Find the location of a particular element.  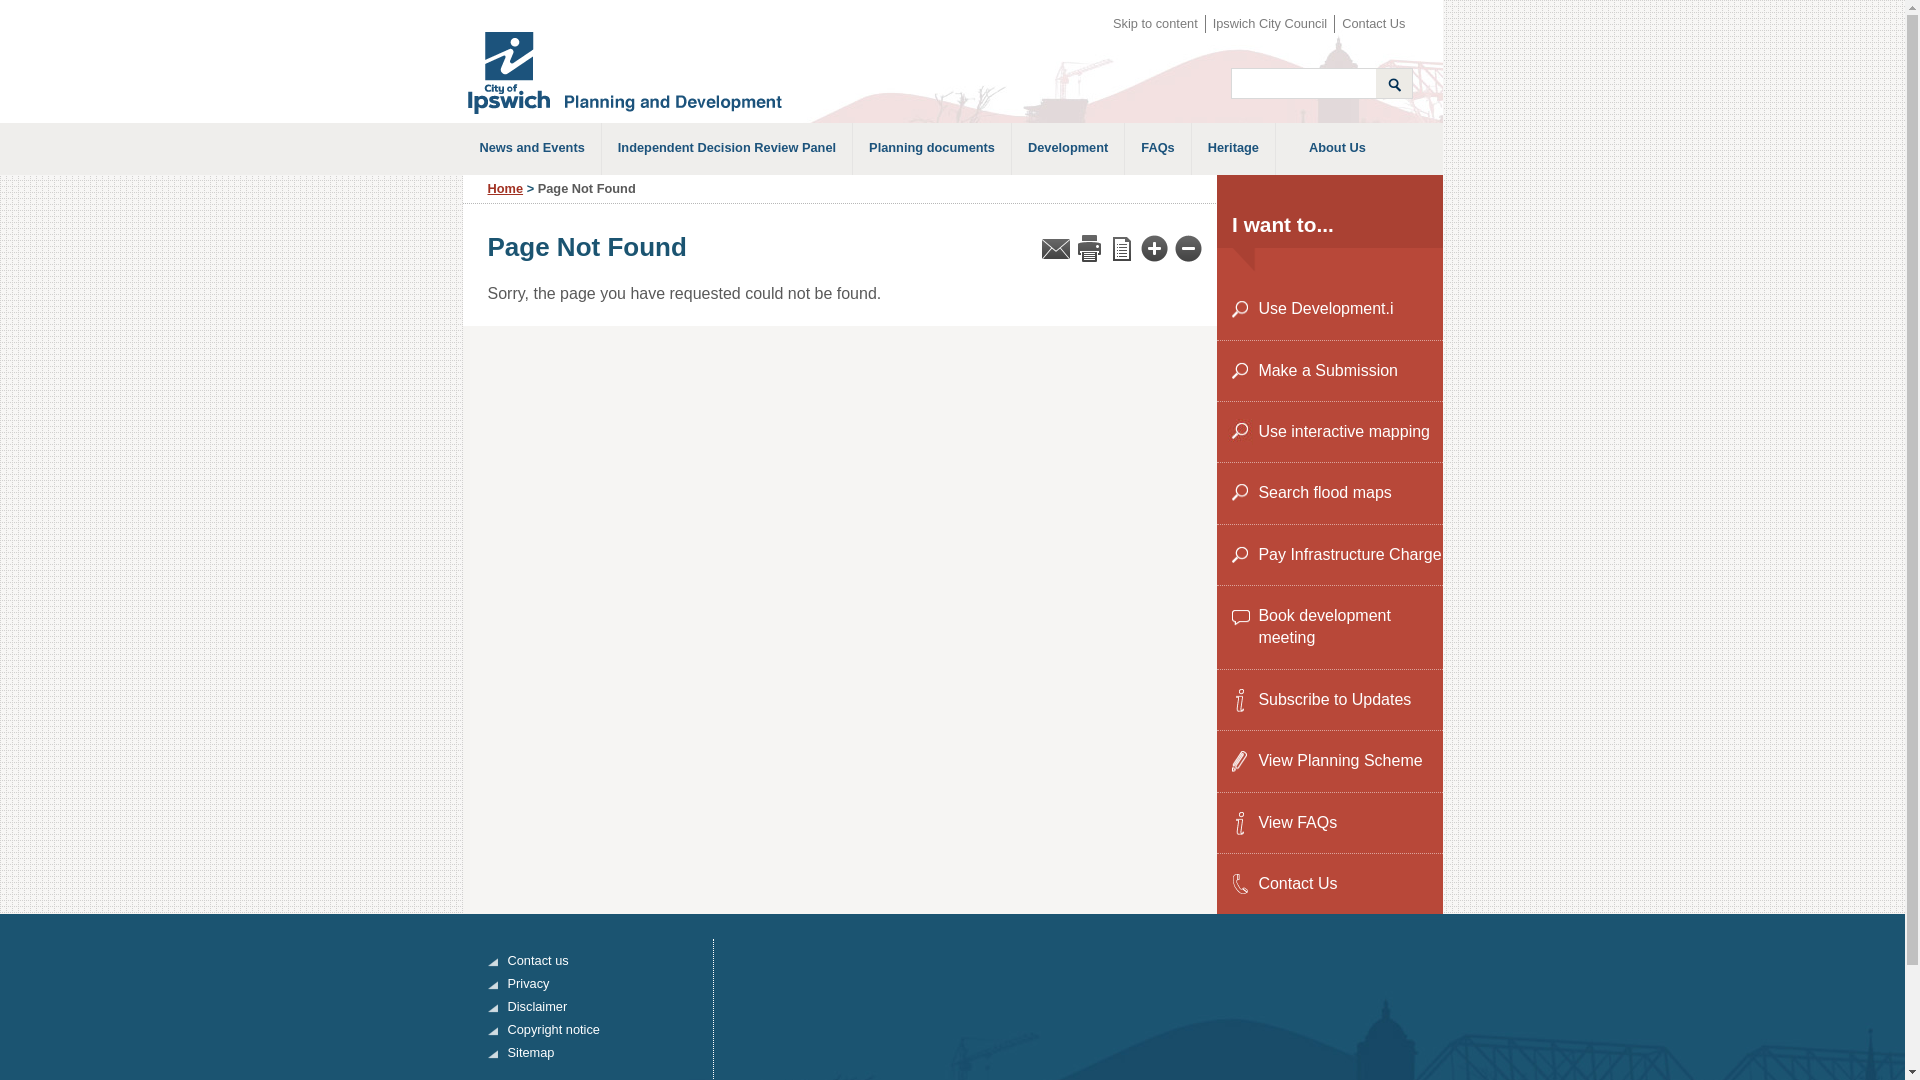

'Contact Us' is located at coordinates (1372, 23).